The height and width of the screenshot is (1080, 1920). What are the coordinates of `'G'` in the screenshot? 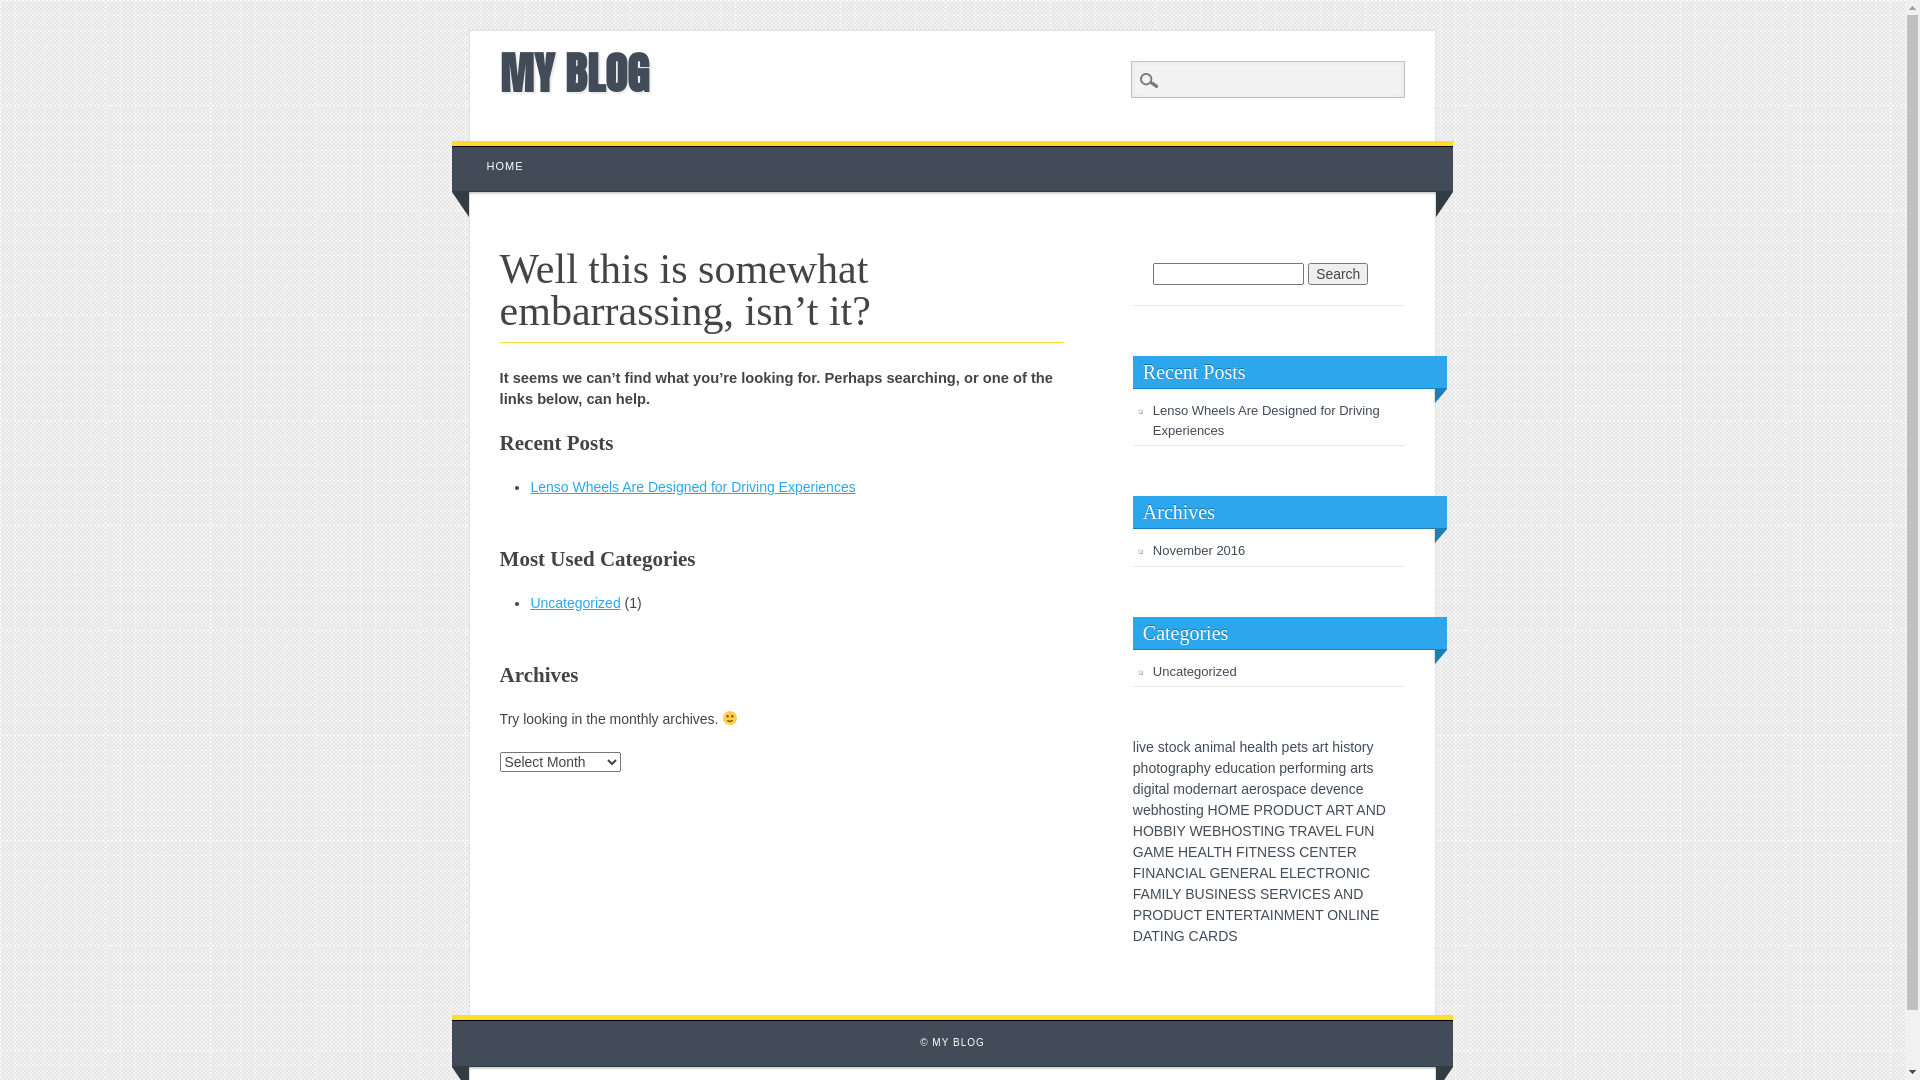 It's located at (1278, 830).